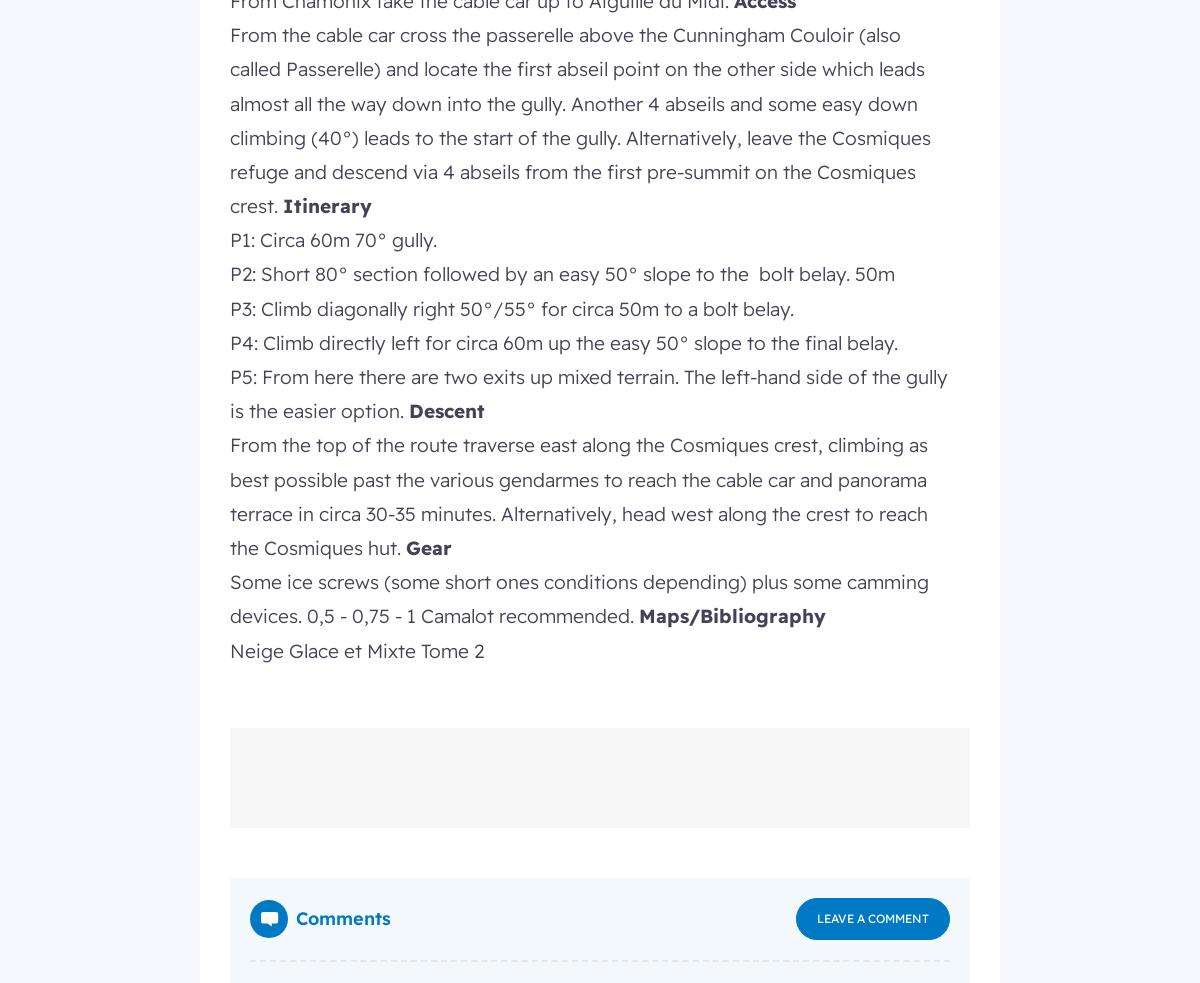  Describe the element at coordinates (281, 300) in the screenshot. I see `'Cookies'` at that location.